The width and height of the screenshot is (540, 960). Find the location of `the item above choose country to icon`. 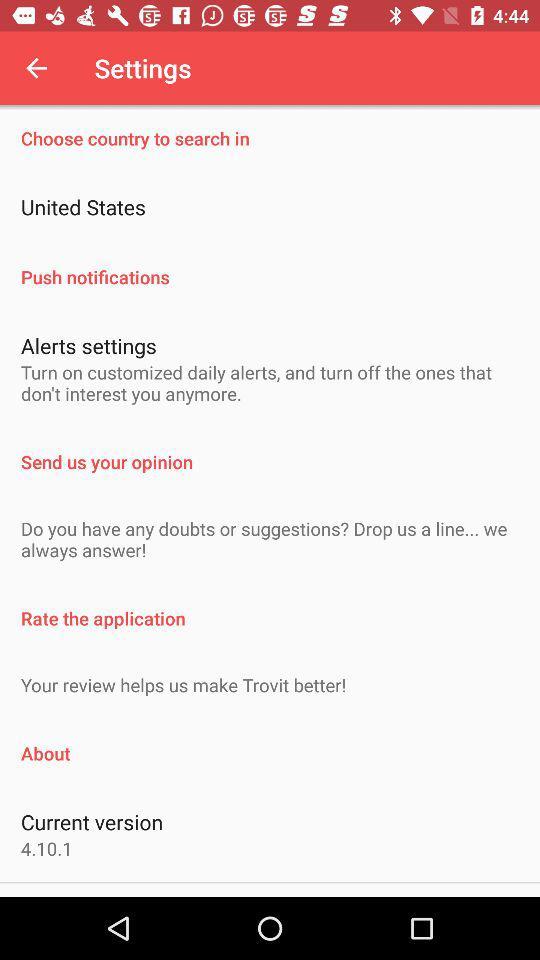

the item above choose country to icon is located at coordinates (36, 68).